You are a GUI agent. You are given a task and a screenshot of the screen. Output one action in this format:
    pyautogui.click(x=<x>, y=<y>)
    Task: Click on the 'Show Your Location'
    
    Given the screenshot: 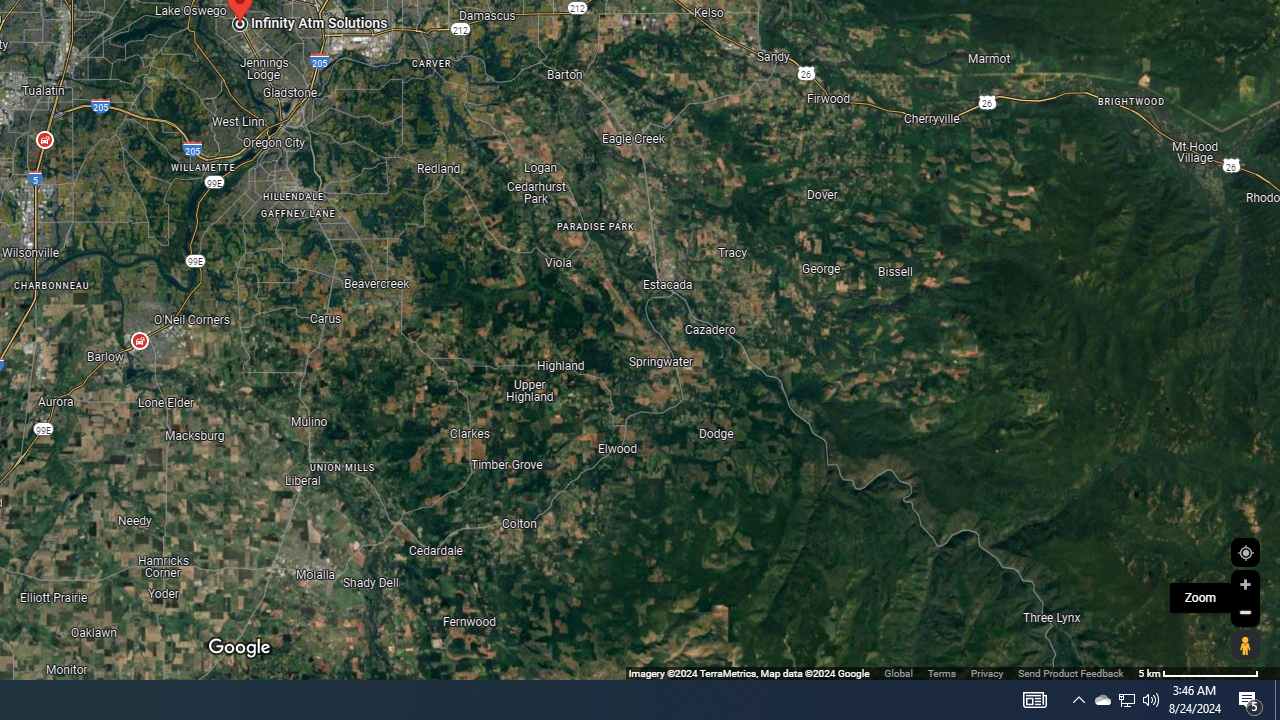 What is the action you would take?
    pyautogui.click(x=1244, y=552)
    